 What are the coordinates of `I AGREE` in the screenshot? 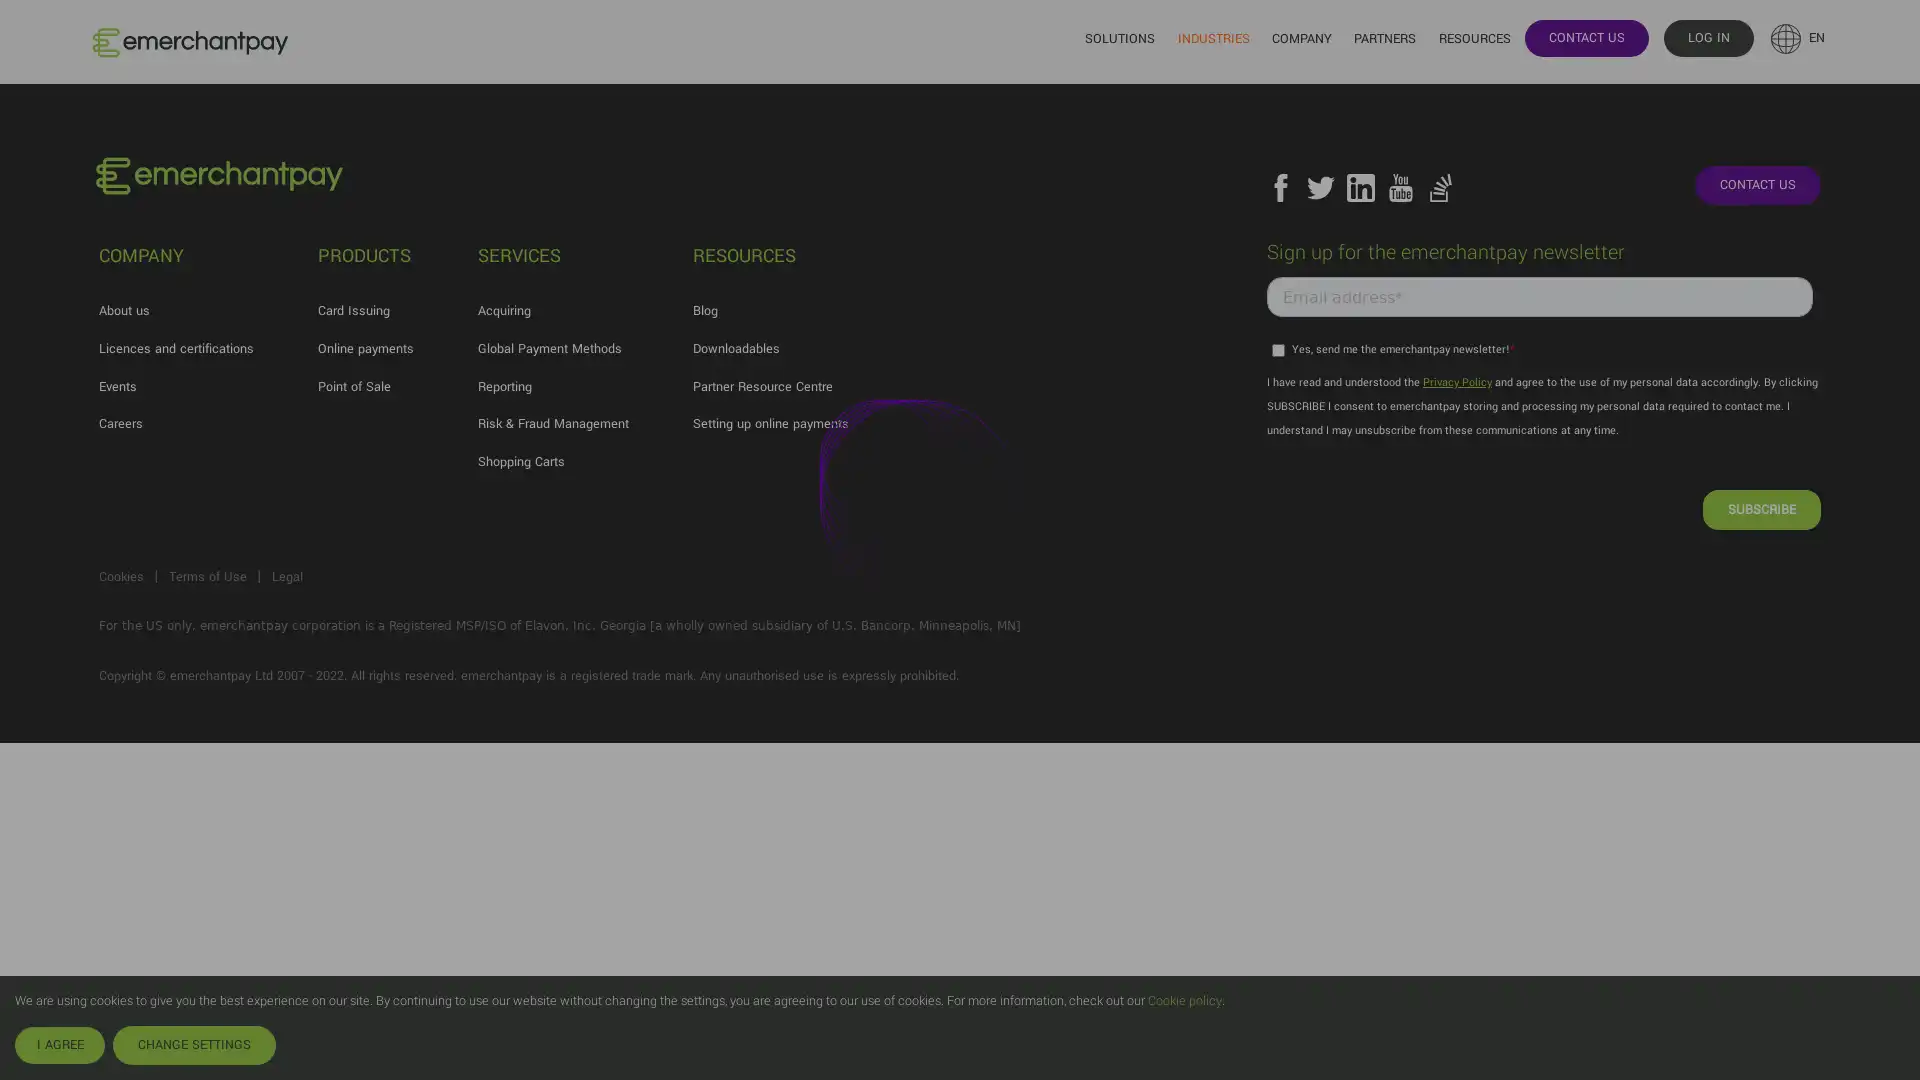 It's located at (59, 1044).